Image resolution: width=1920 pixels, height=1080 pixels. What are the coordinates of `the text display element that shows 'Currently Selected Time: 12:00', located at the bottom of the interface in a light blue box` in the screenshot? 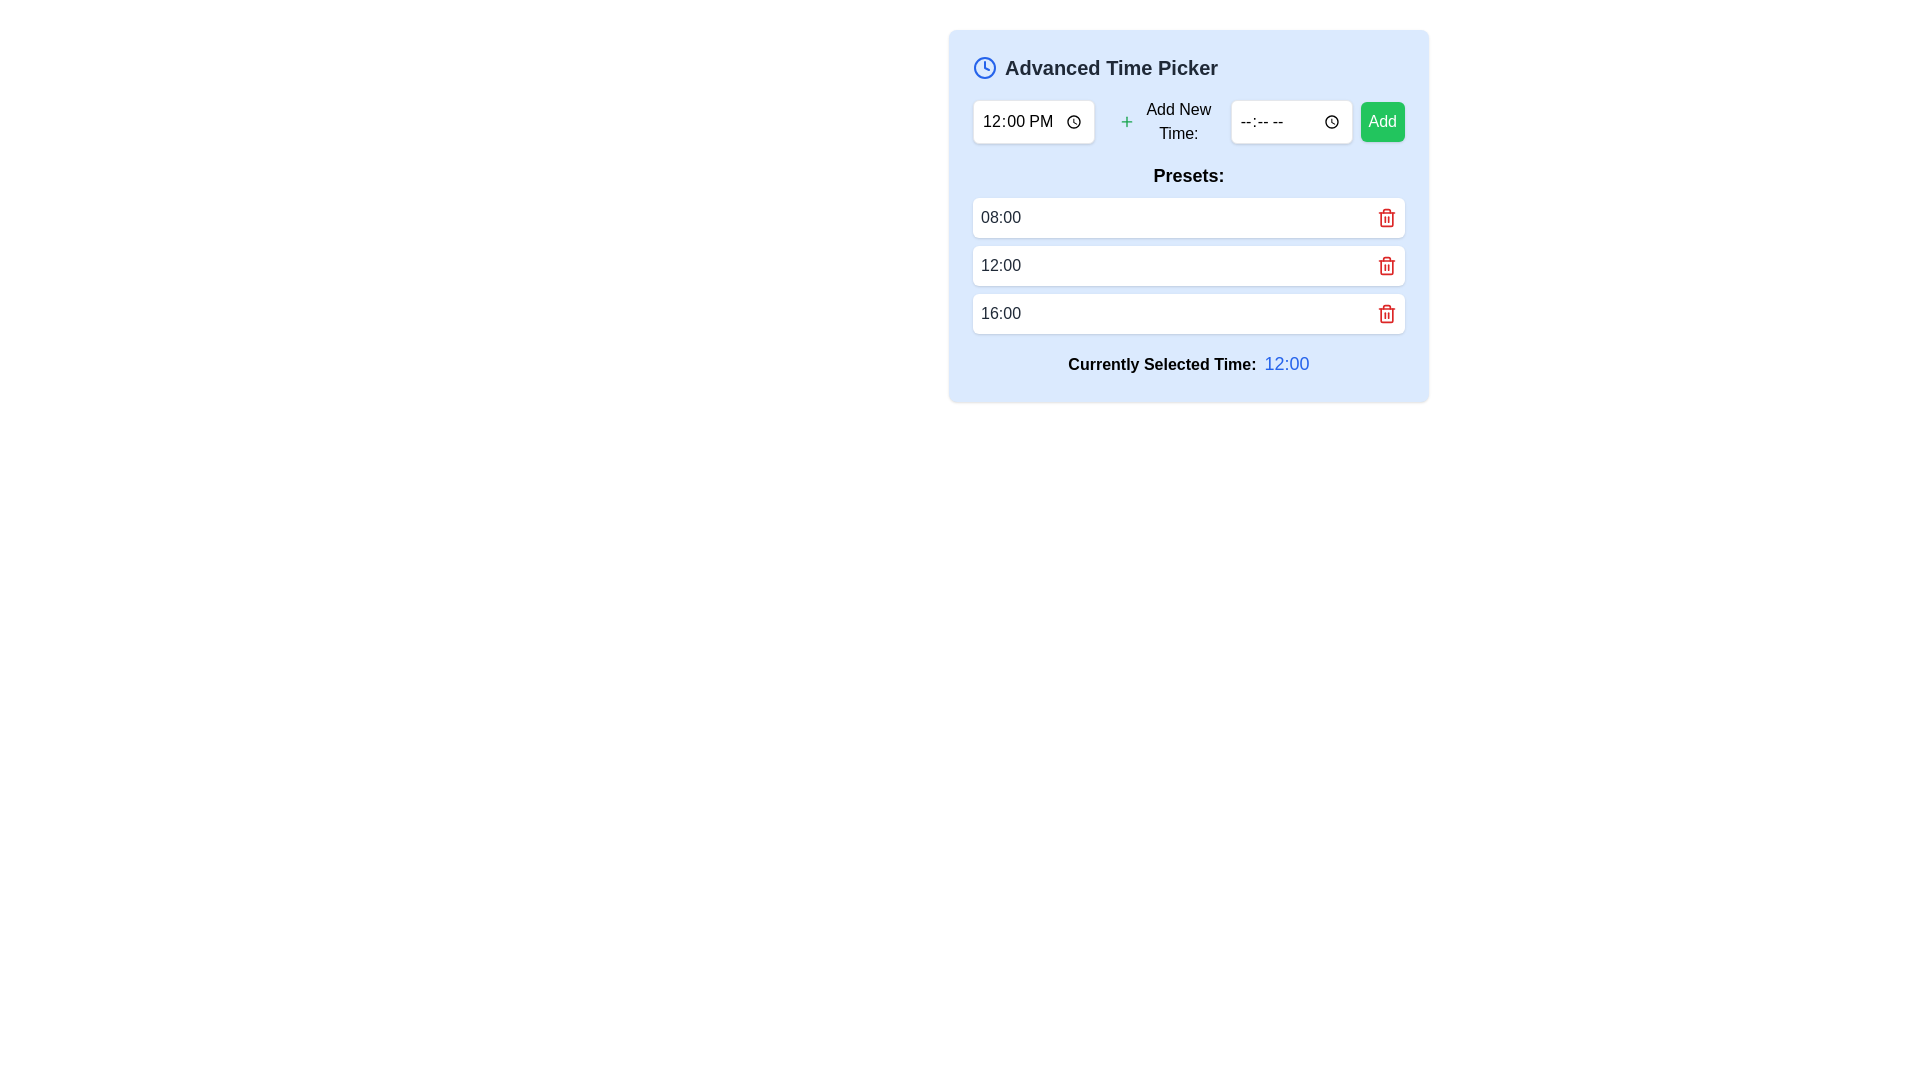 It's located at (1189, 363).